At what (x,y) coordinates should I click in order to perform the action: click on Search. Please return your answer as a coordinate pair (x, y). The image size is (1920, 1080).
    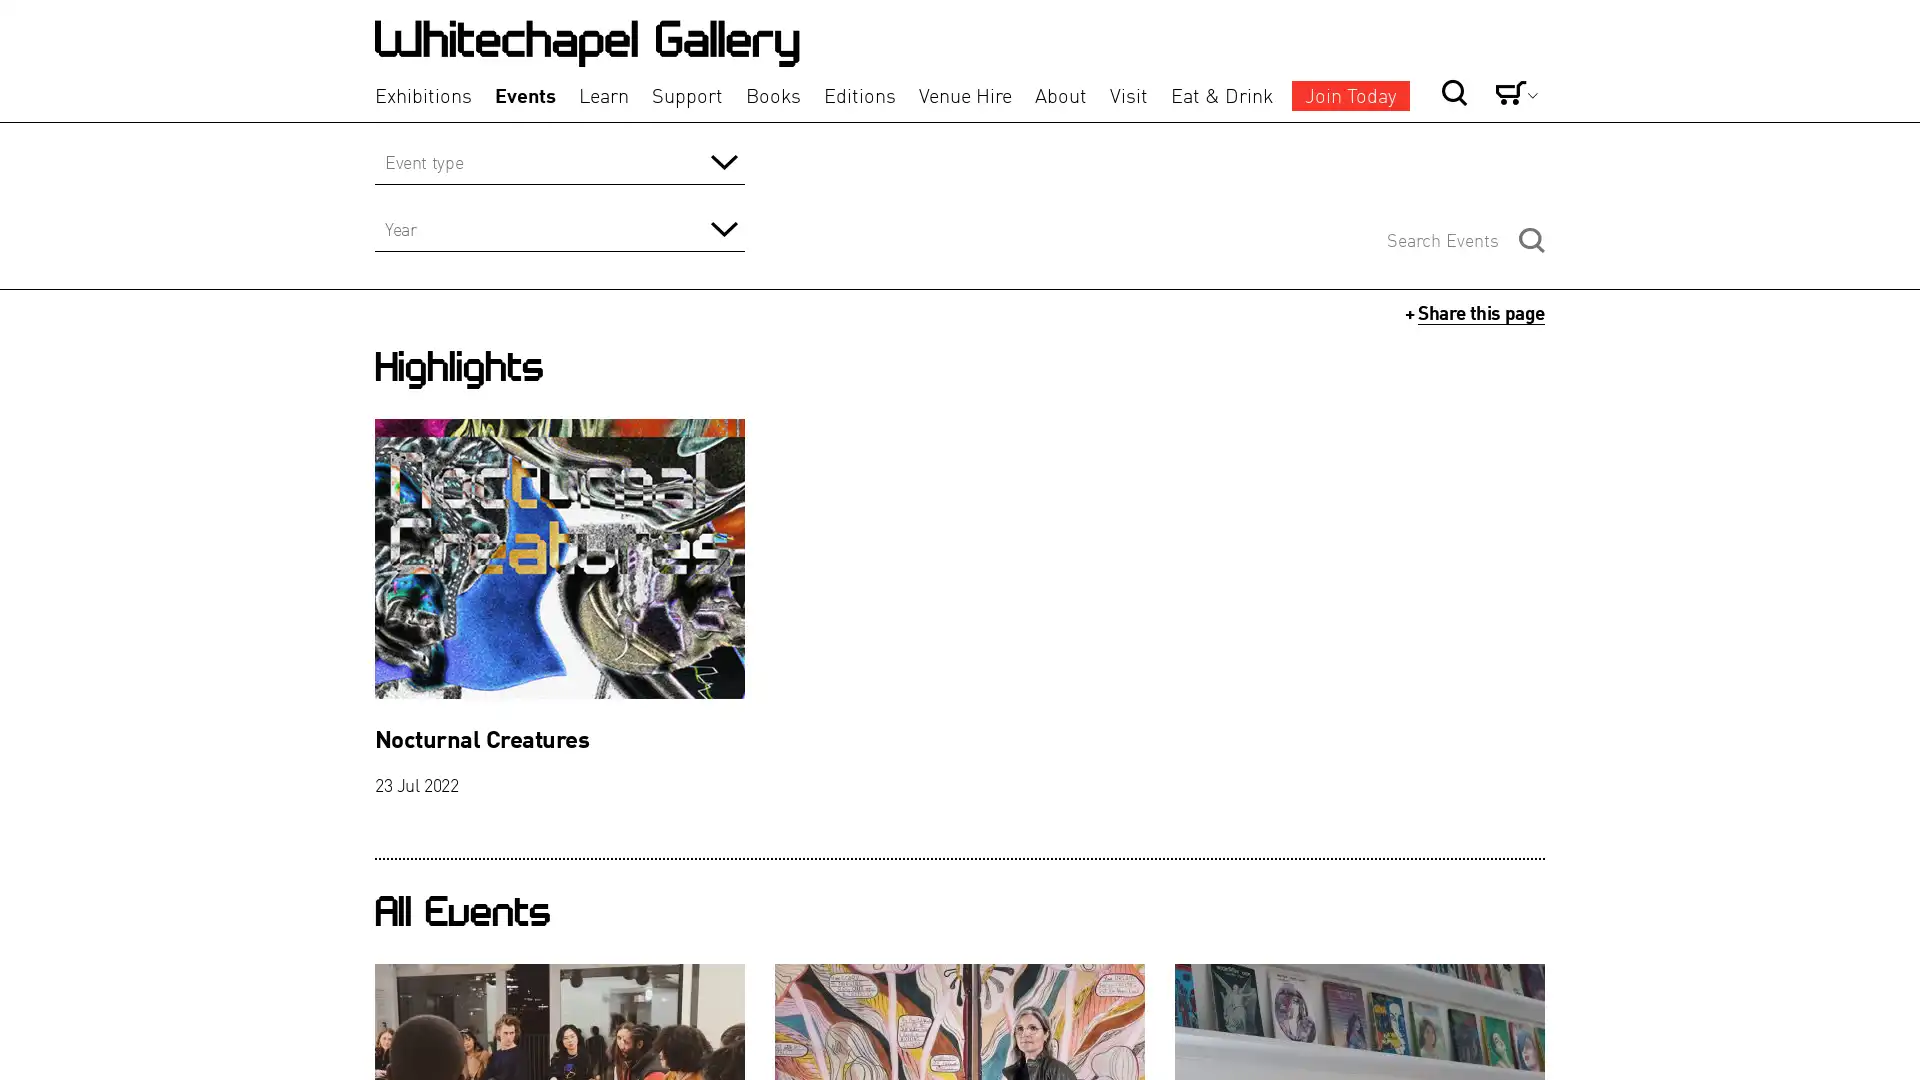
    Looking at the image, I should click on (1530, 238).